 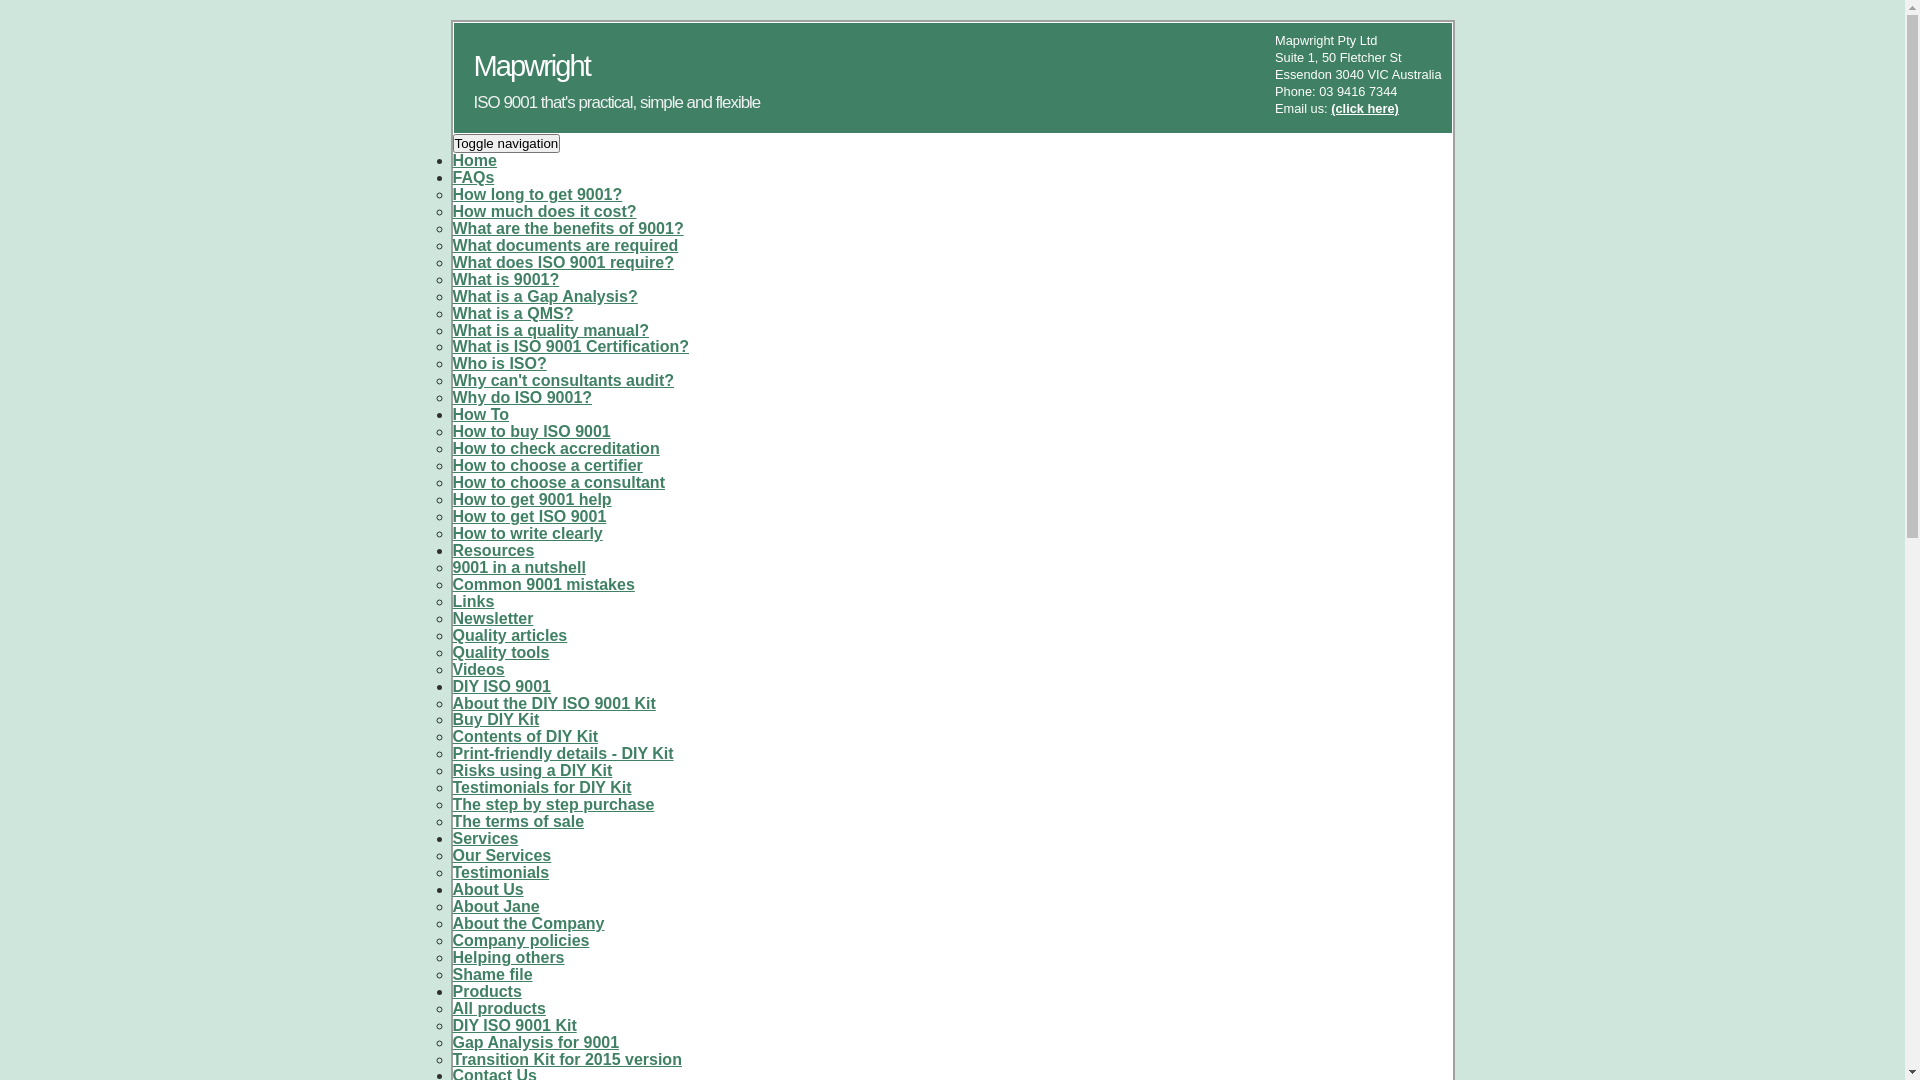 What do you see at coordinates (518, 567) in the screenshot?
I see `'9001 in a nutshell'` at bounding box center [518, 567].